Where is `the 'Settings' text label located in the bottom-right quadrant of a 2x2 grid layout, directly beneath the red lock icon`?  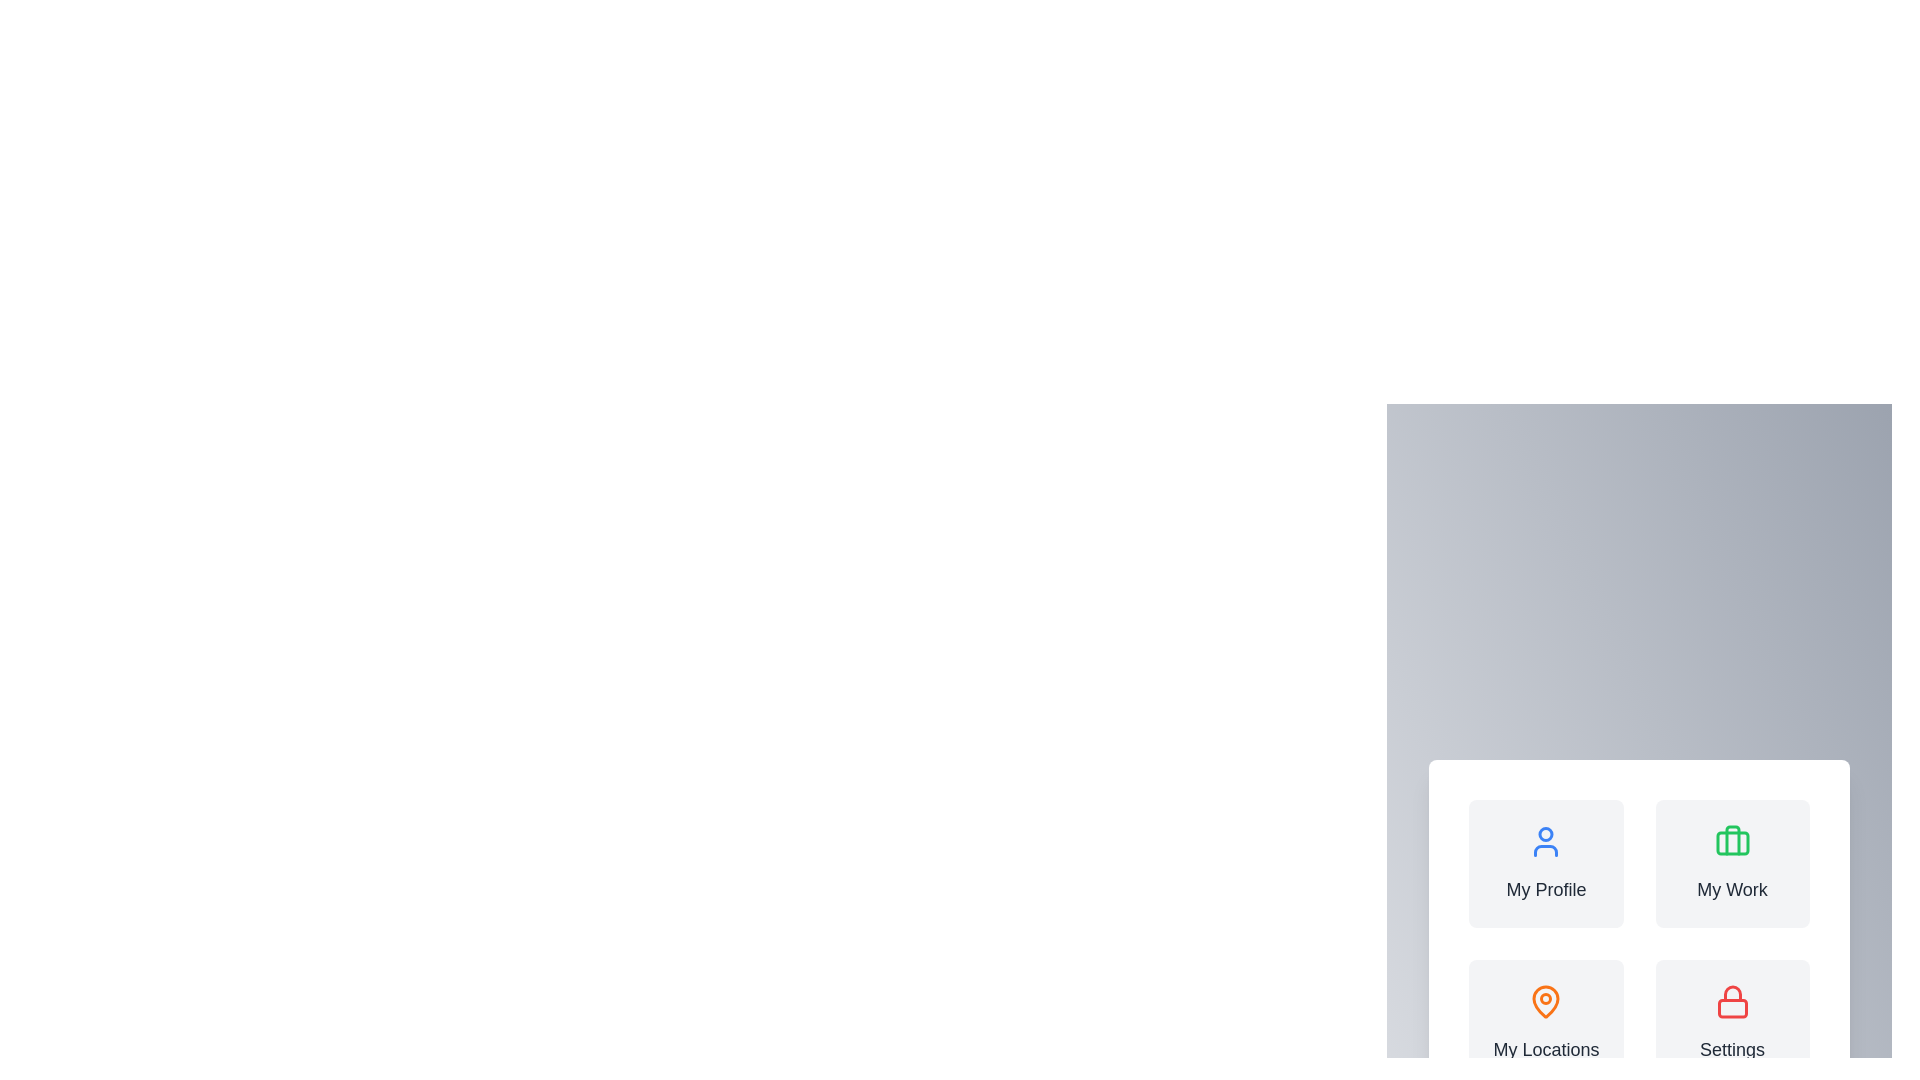
the 'Settings' text label located in the bottom-right quadrant of a 2x2 grid layout, directly beneath the red lock icon is located at coordinates (1731, 1048).